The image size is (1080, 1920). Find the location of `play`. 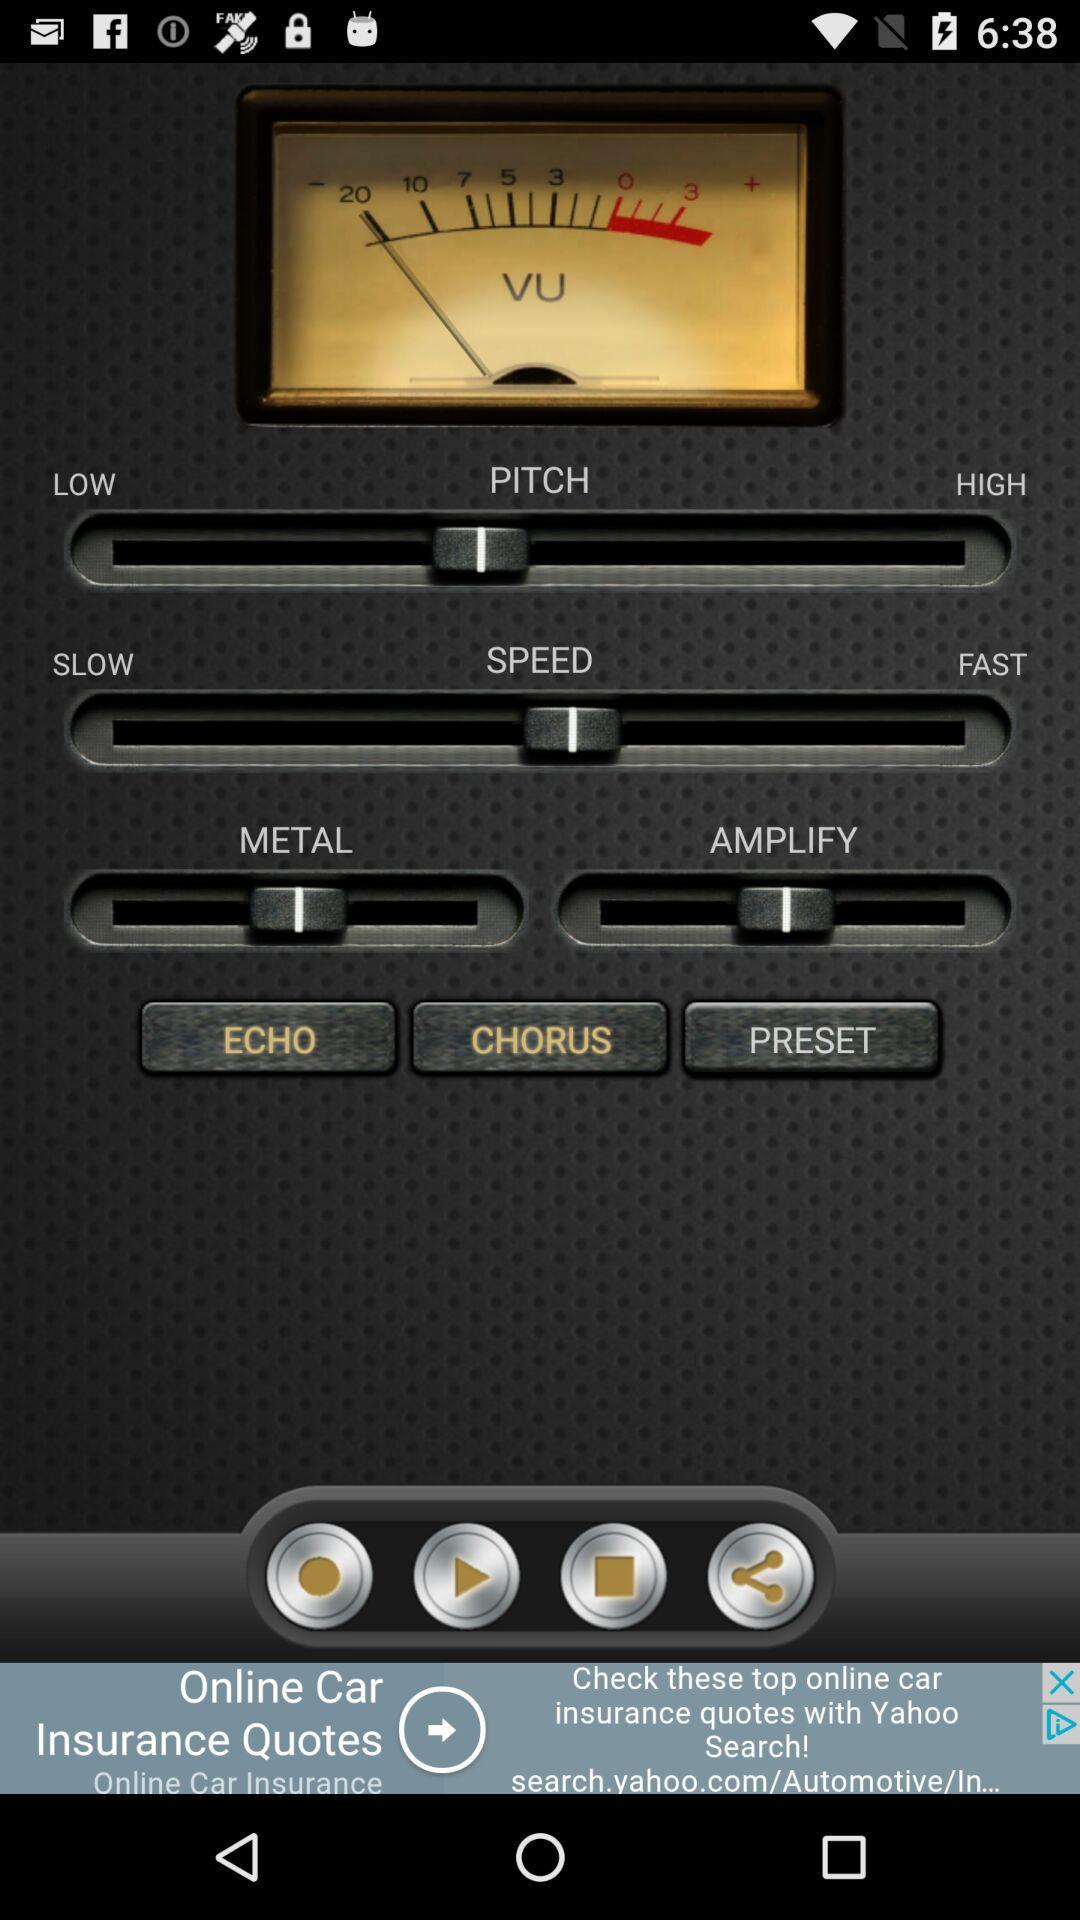

play is located at coordinates (466, 1575).